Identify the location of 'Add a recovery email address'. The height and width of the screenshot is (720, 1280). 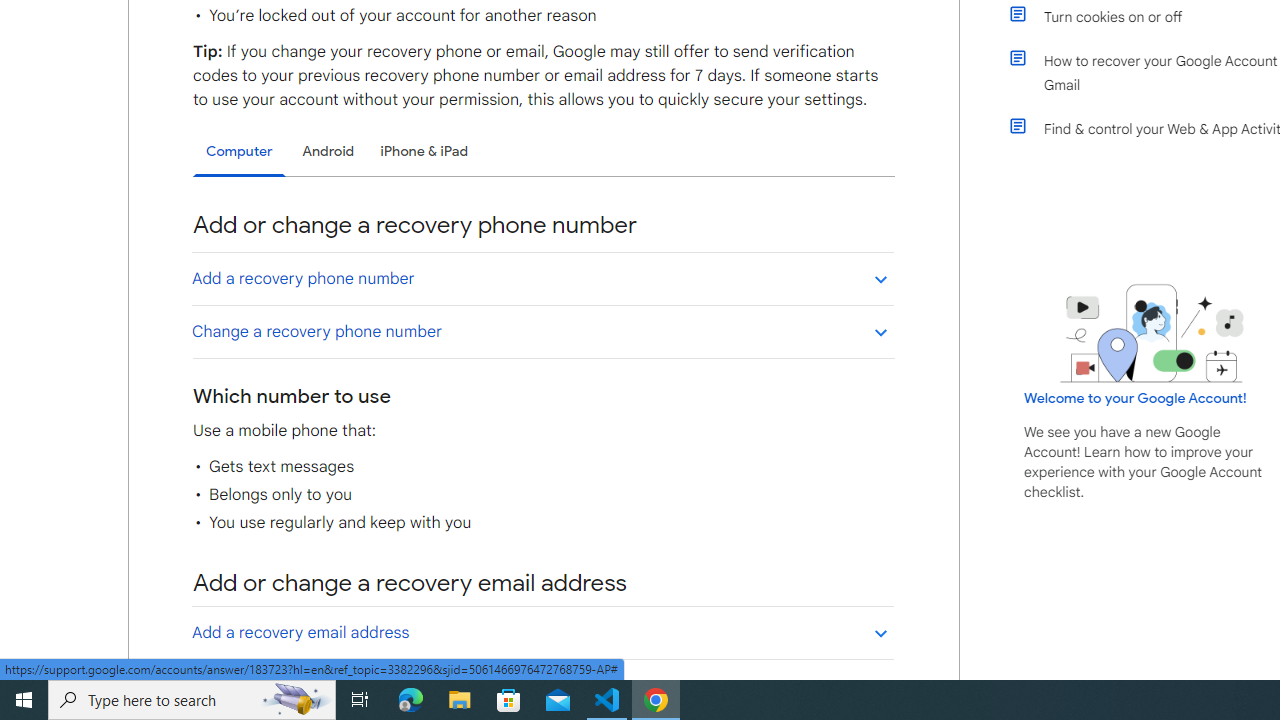
(542, 632).